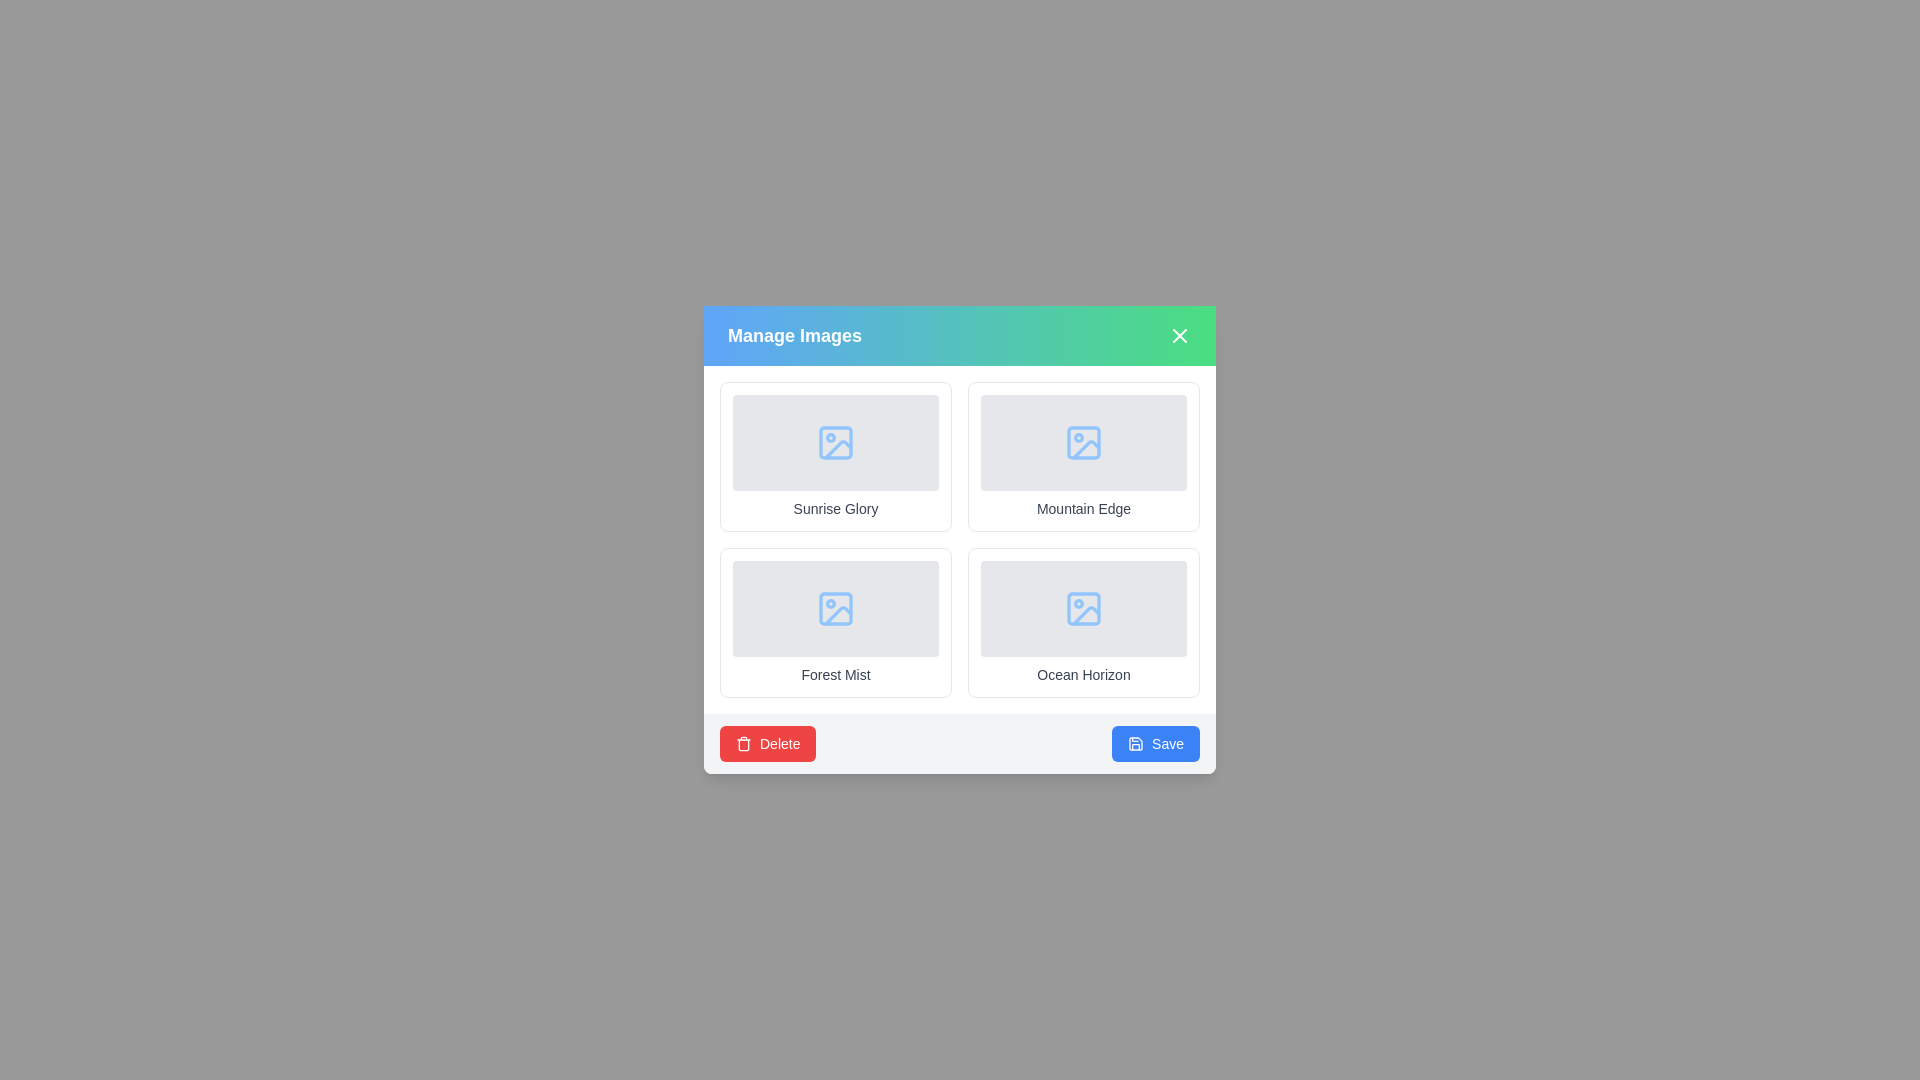 The image size is (1920, 1080). I want to click on the graphical placeholder labeled 'Ocean Horizon' in the lower-left cell of the dialog box titled 'Manage Images', so click(1083, 608).